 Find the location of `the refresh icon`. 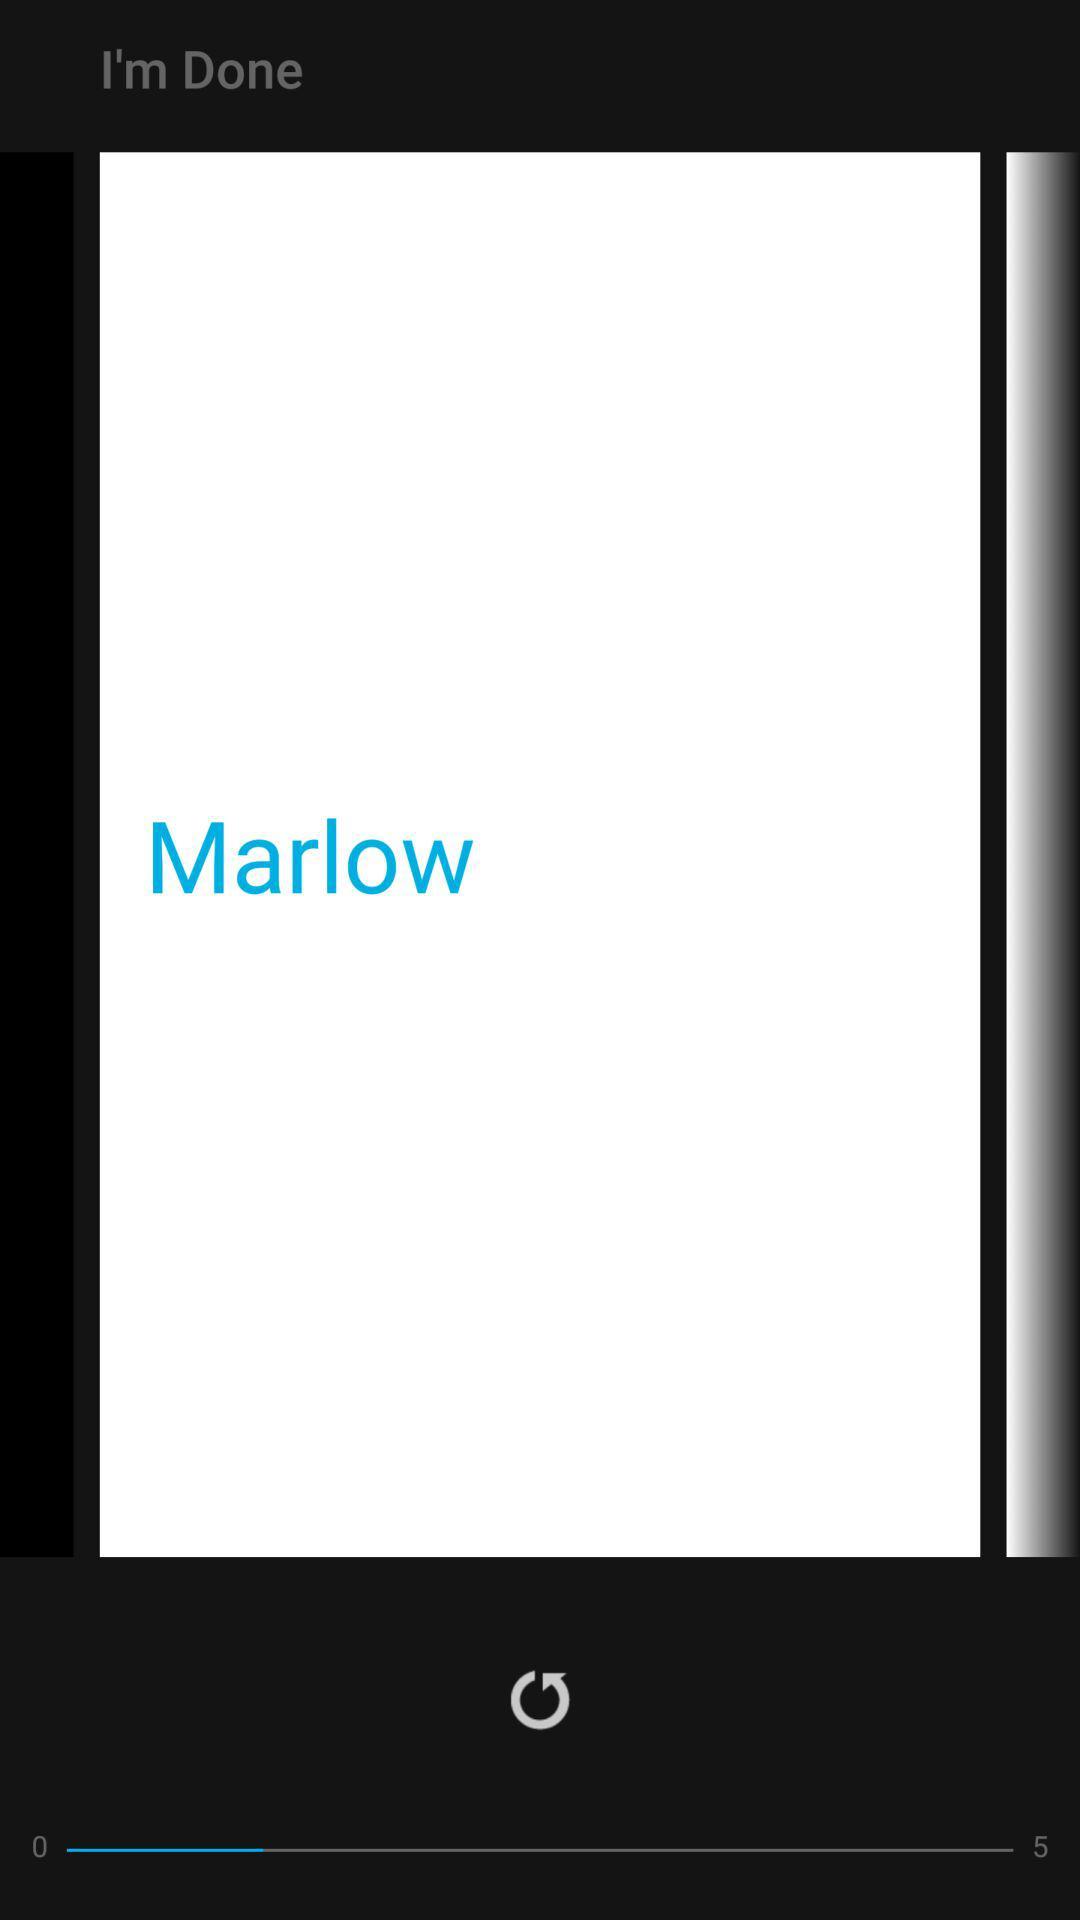

the refresh icon is located at coordinates (540, 1698).